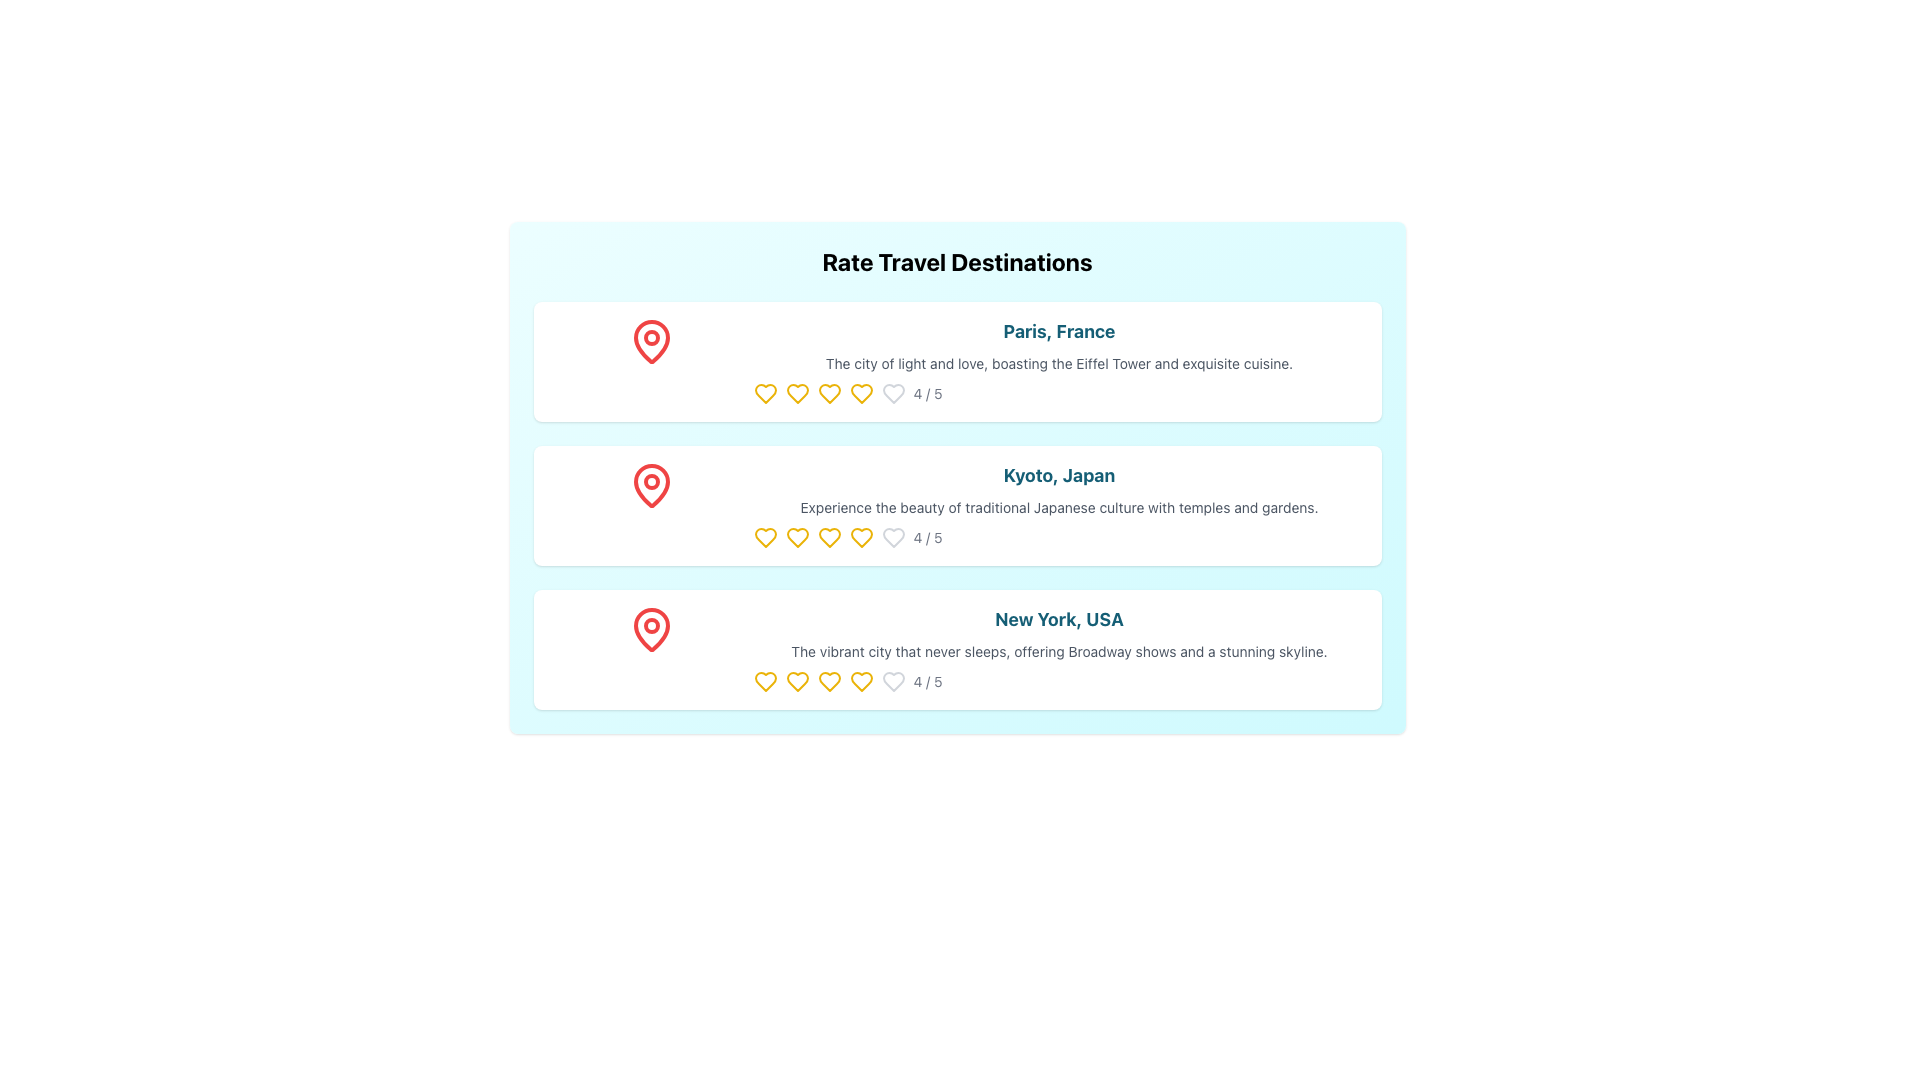  Describe the element at coordinates (796, 536) in the screenshot. I see `the second heart-shaped Rating icon in the row aligned with 'Kyoto, Japan'` at that location.